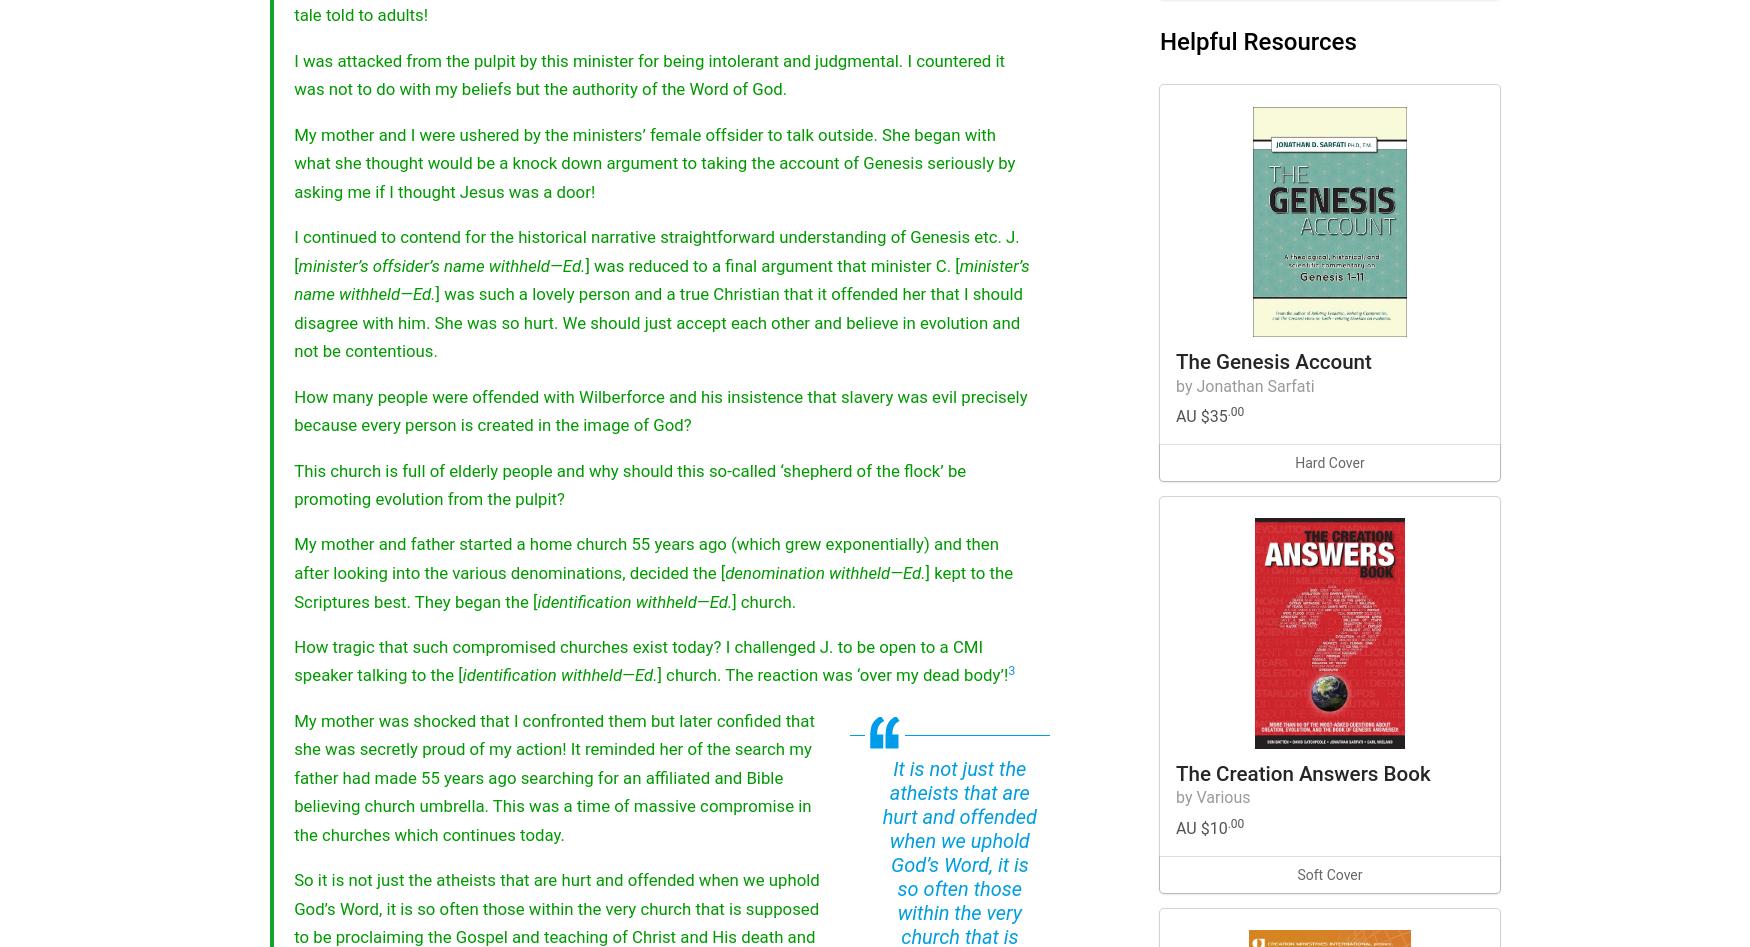  Describe the element at coordinates (1175, 797) in the screenshot. I see `'by Various'` at that location.